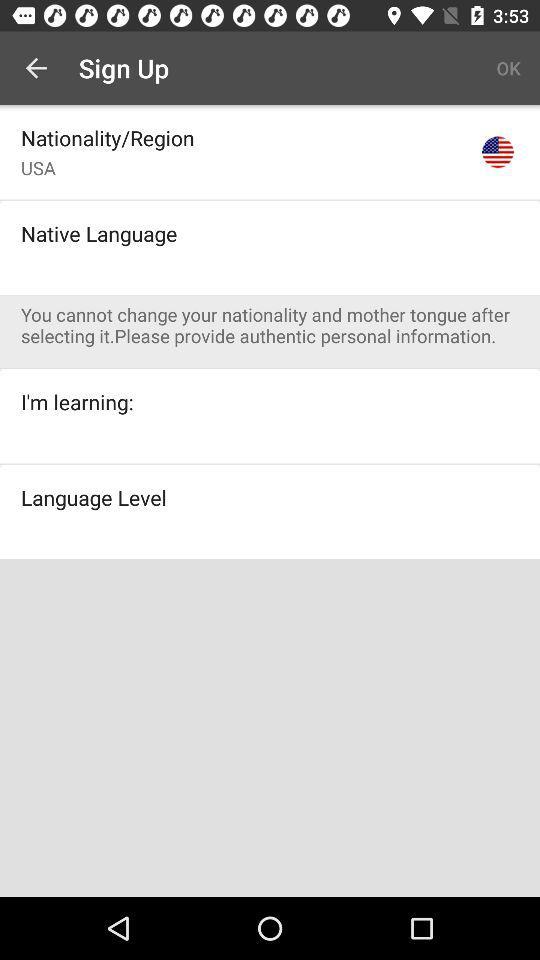 The height and width of the screenshot is (960, 540). What do you see at coordinates (92, 496) in the screenshot?
I see `language level icon` at bounding box center [92, 496].